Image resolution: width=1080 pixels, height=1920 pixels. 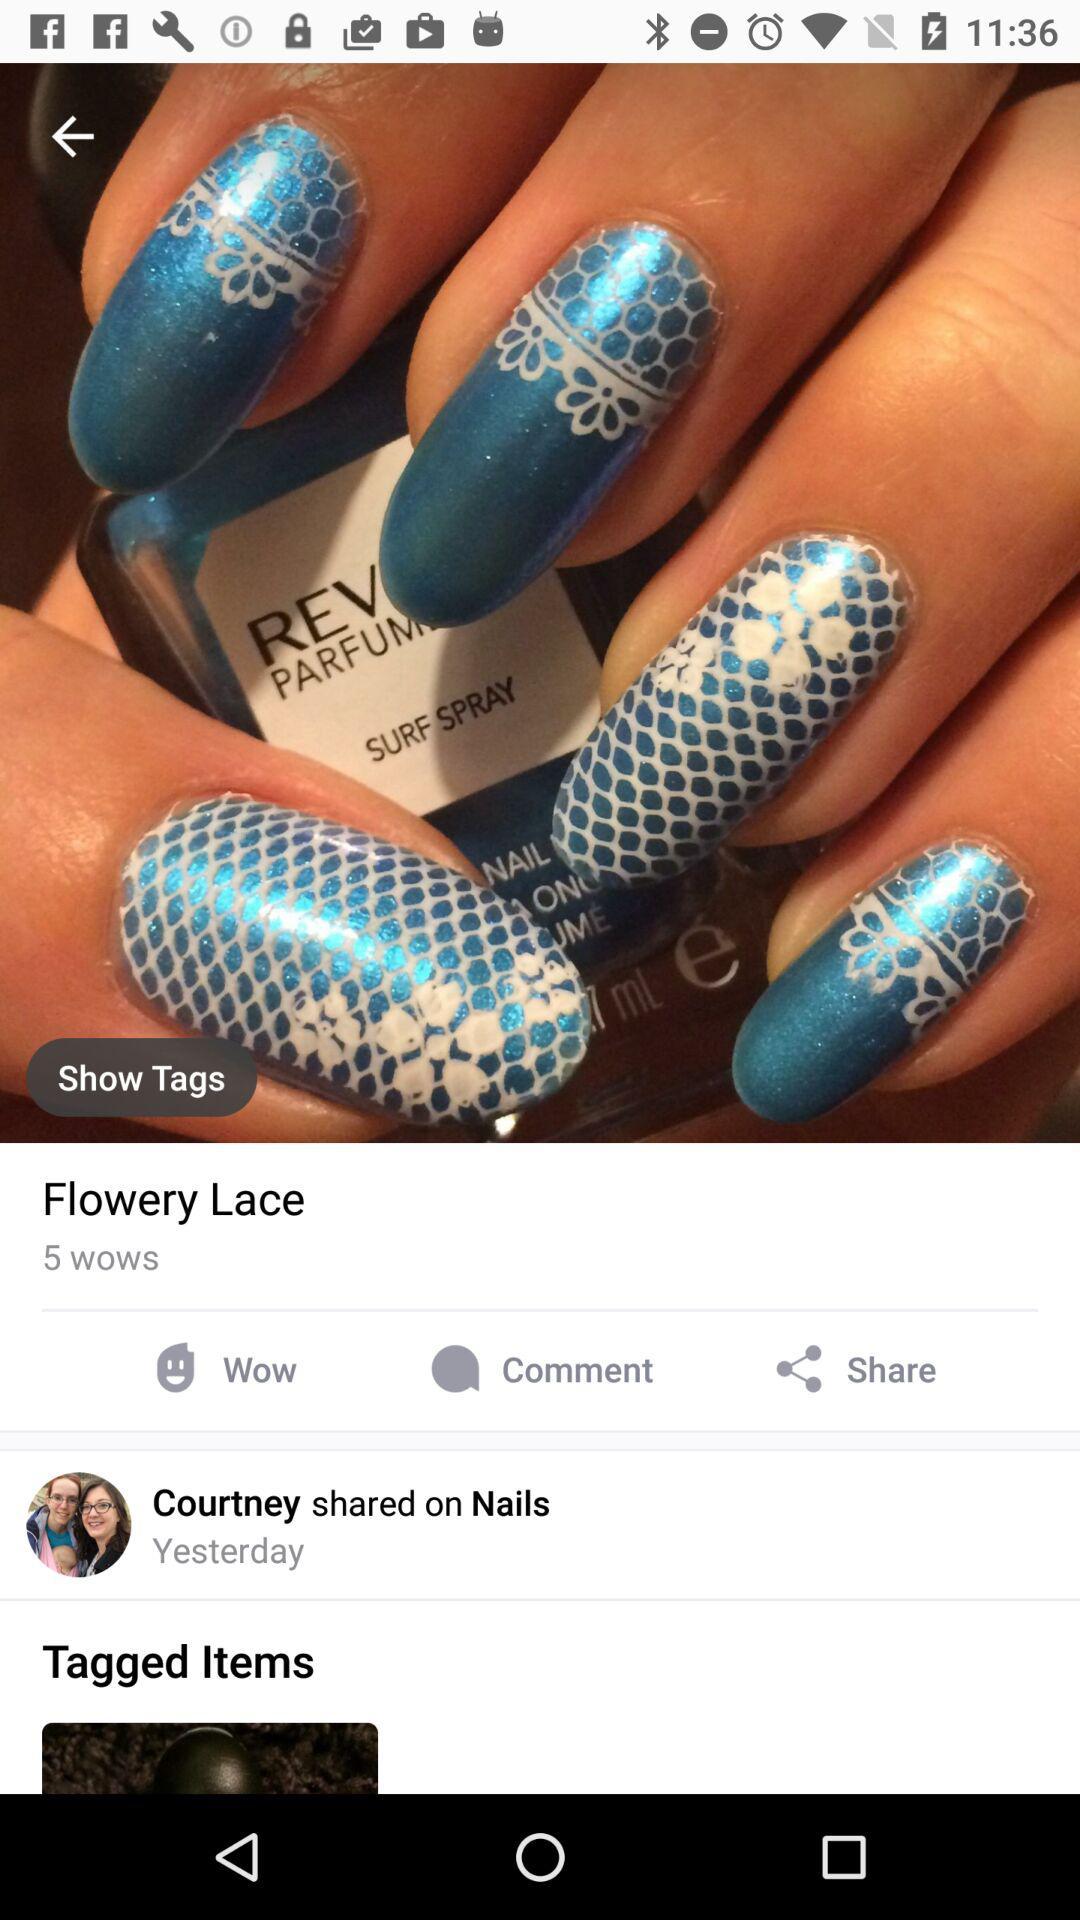 I want to click on maximize picture, so click(x=540, y=602).